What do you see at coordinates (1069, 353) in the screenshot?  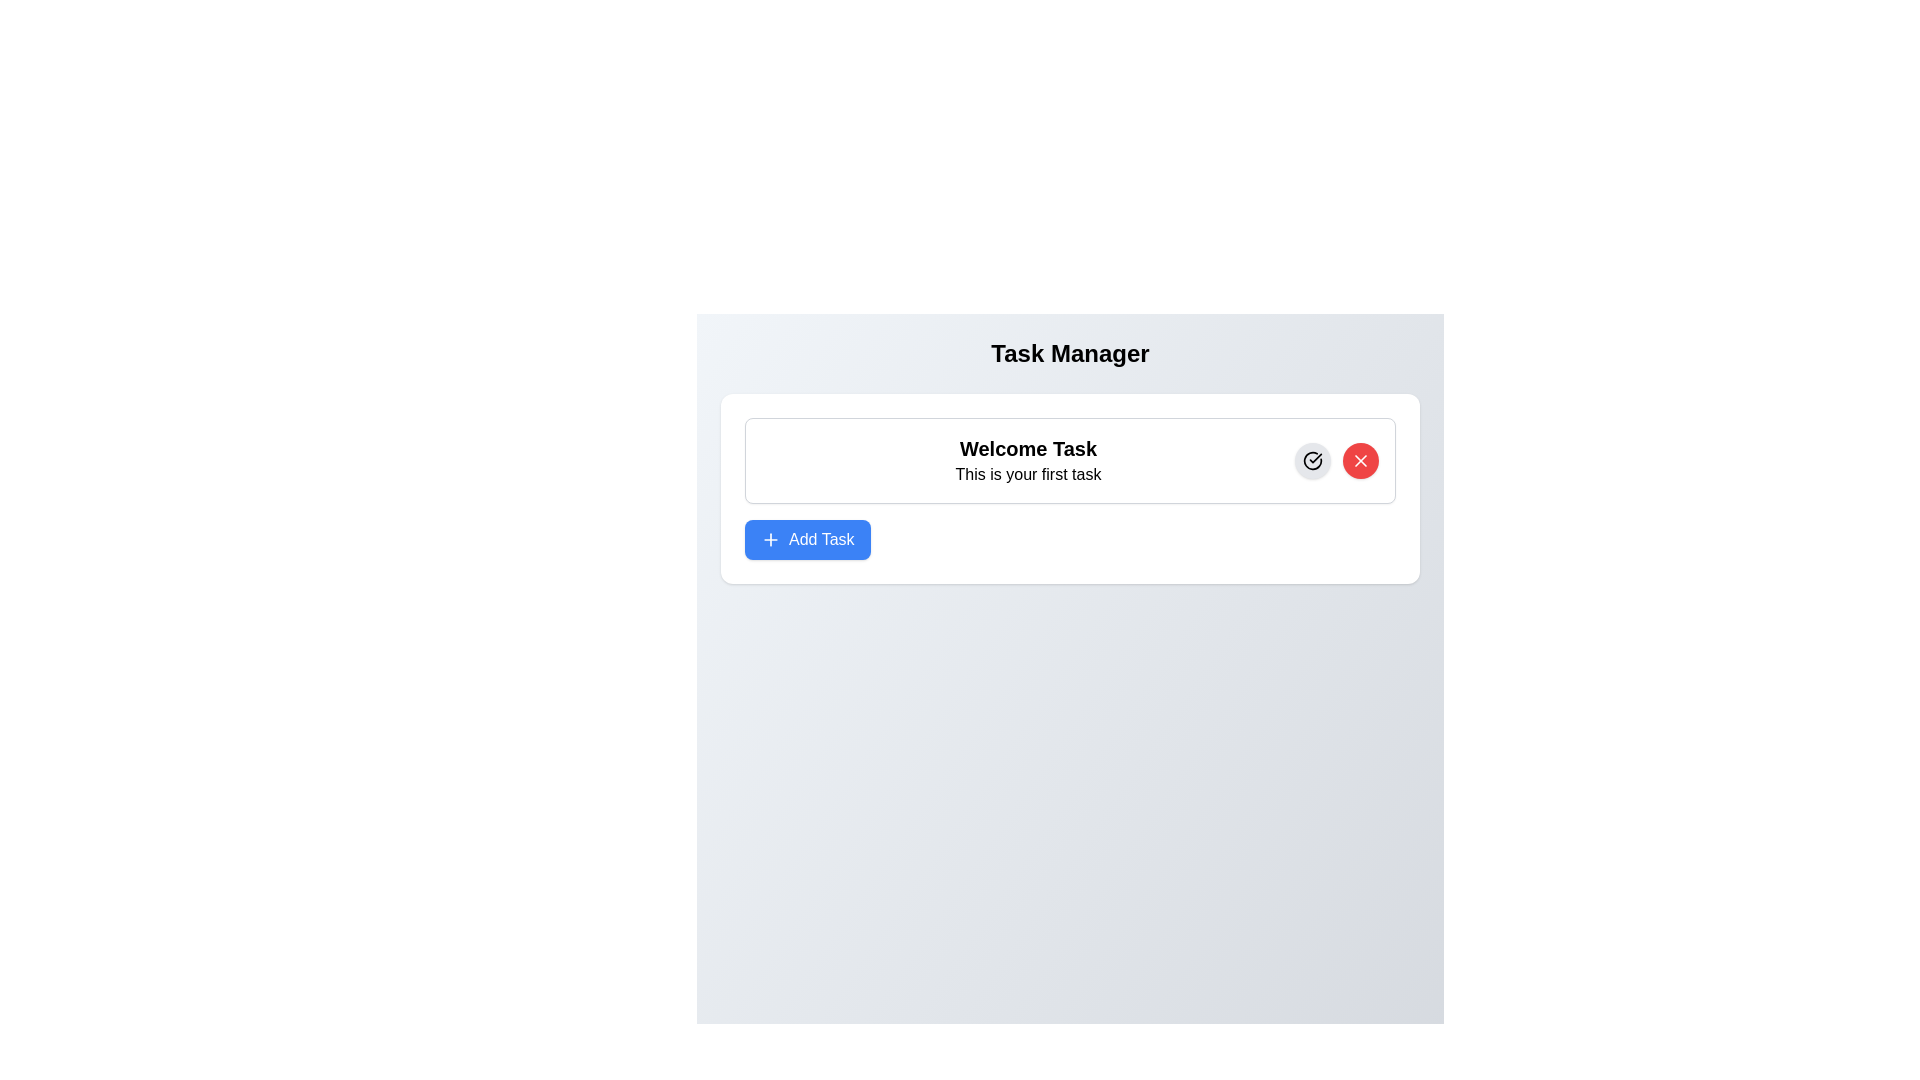 I see `the title text of the Task Manager application, which is centrally positioned at the top of the interface and serves as the primary header` at bounding box center [1069, 353].